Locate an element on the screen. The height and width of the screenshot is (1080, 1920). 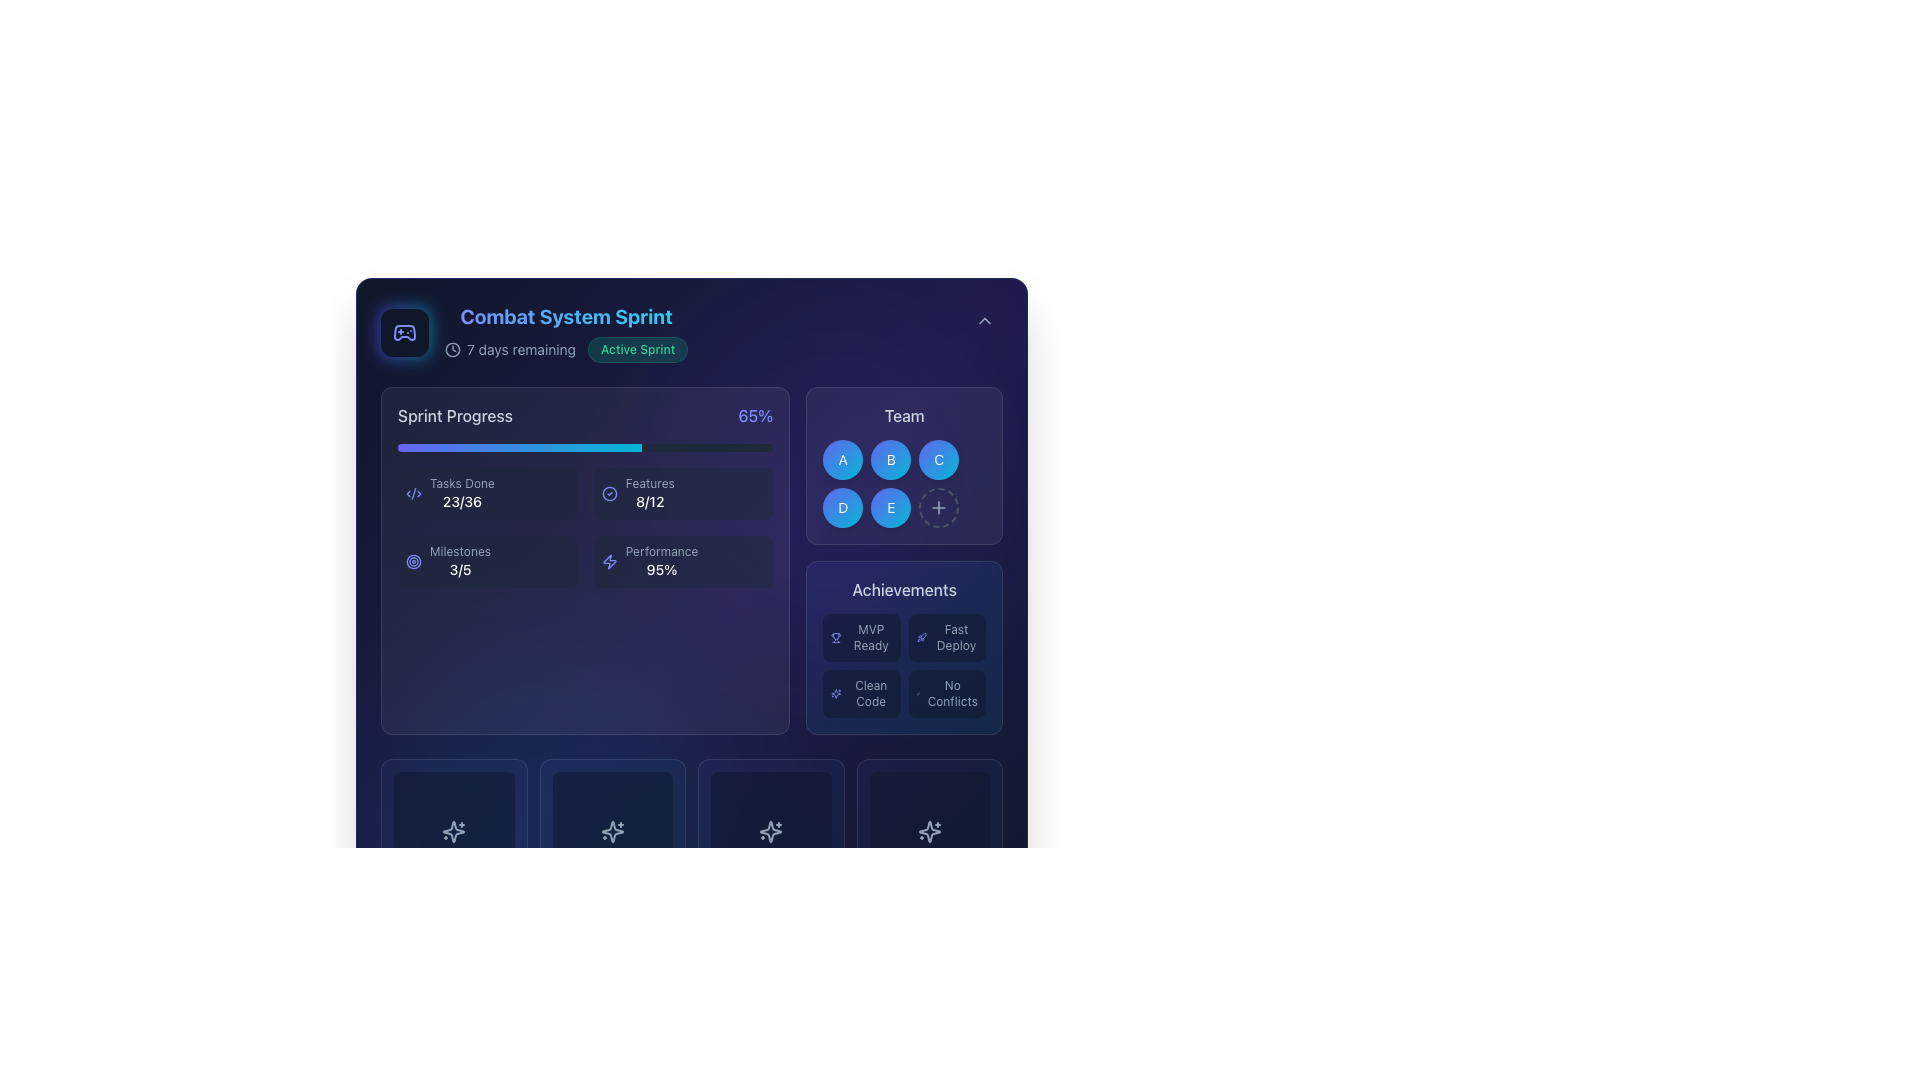
the circular button representing the first team member in the top-left corner of the 'Team' layout group is located at coordinates (843, 459).